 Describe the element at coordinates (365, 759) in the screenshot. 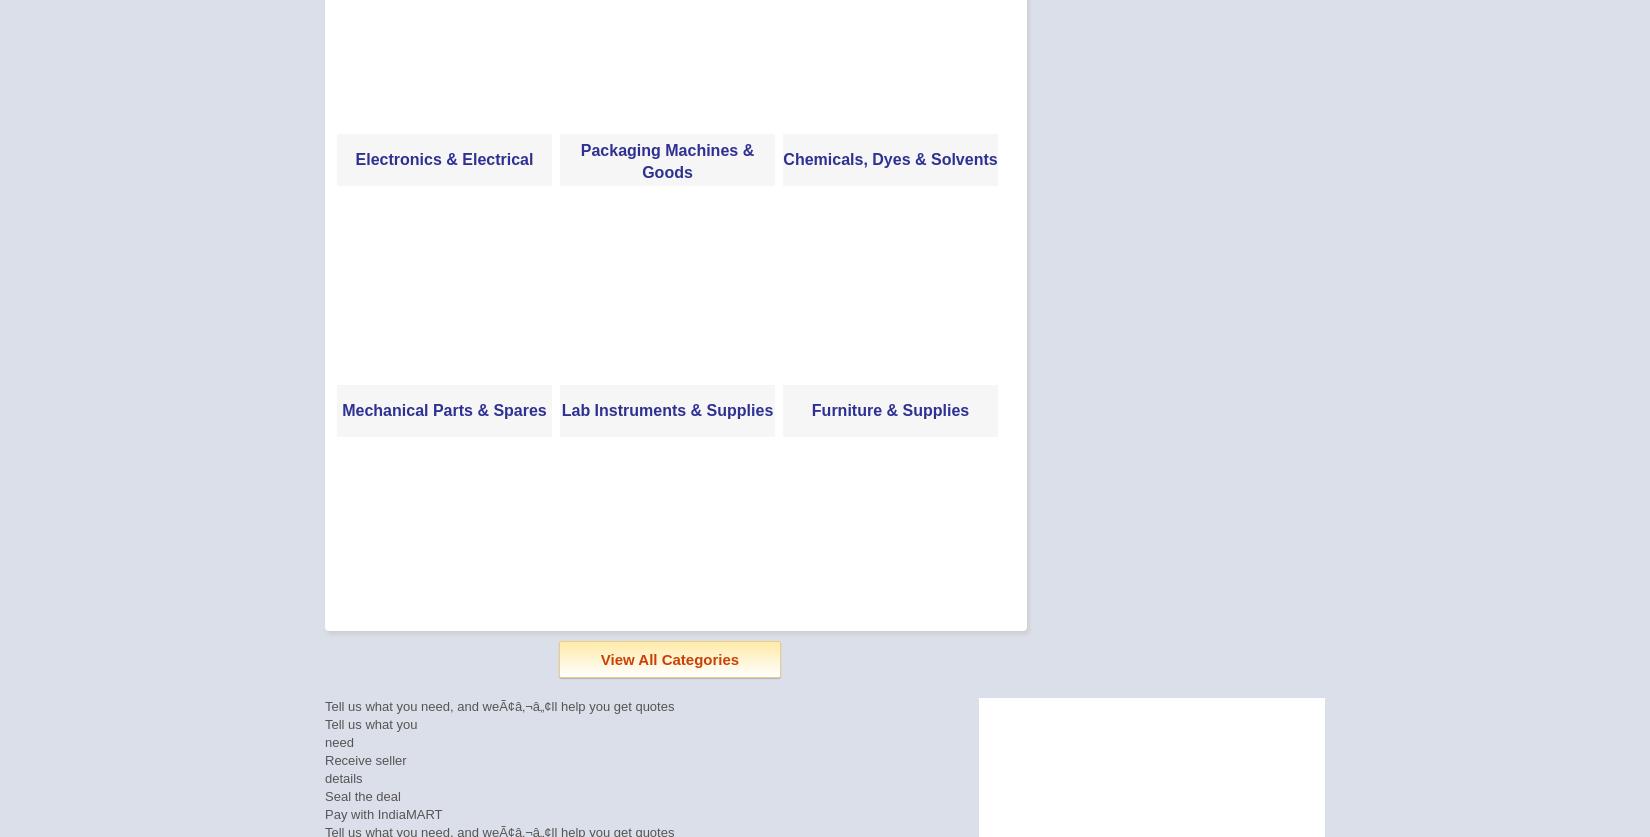

I see `'Receive seller'` at that location.